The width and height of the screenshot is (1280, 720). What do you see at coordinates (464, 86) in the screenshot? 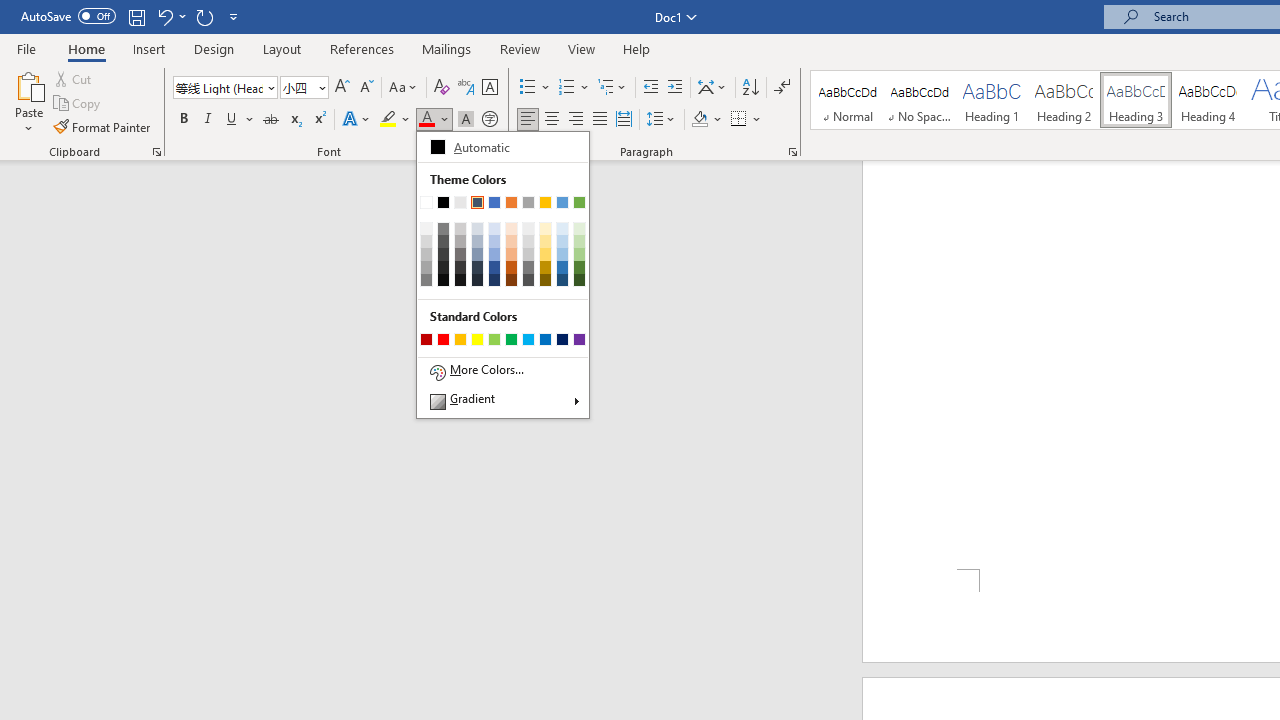
I see `'Phonetic Guide...'` at bounding box center [464, 86].